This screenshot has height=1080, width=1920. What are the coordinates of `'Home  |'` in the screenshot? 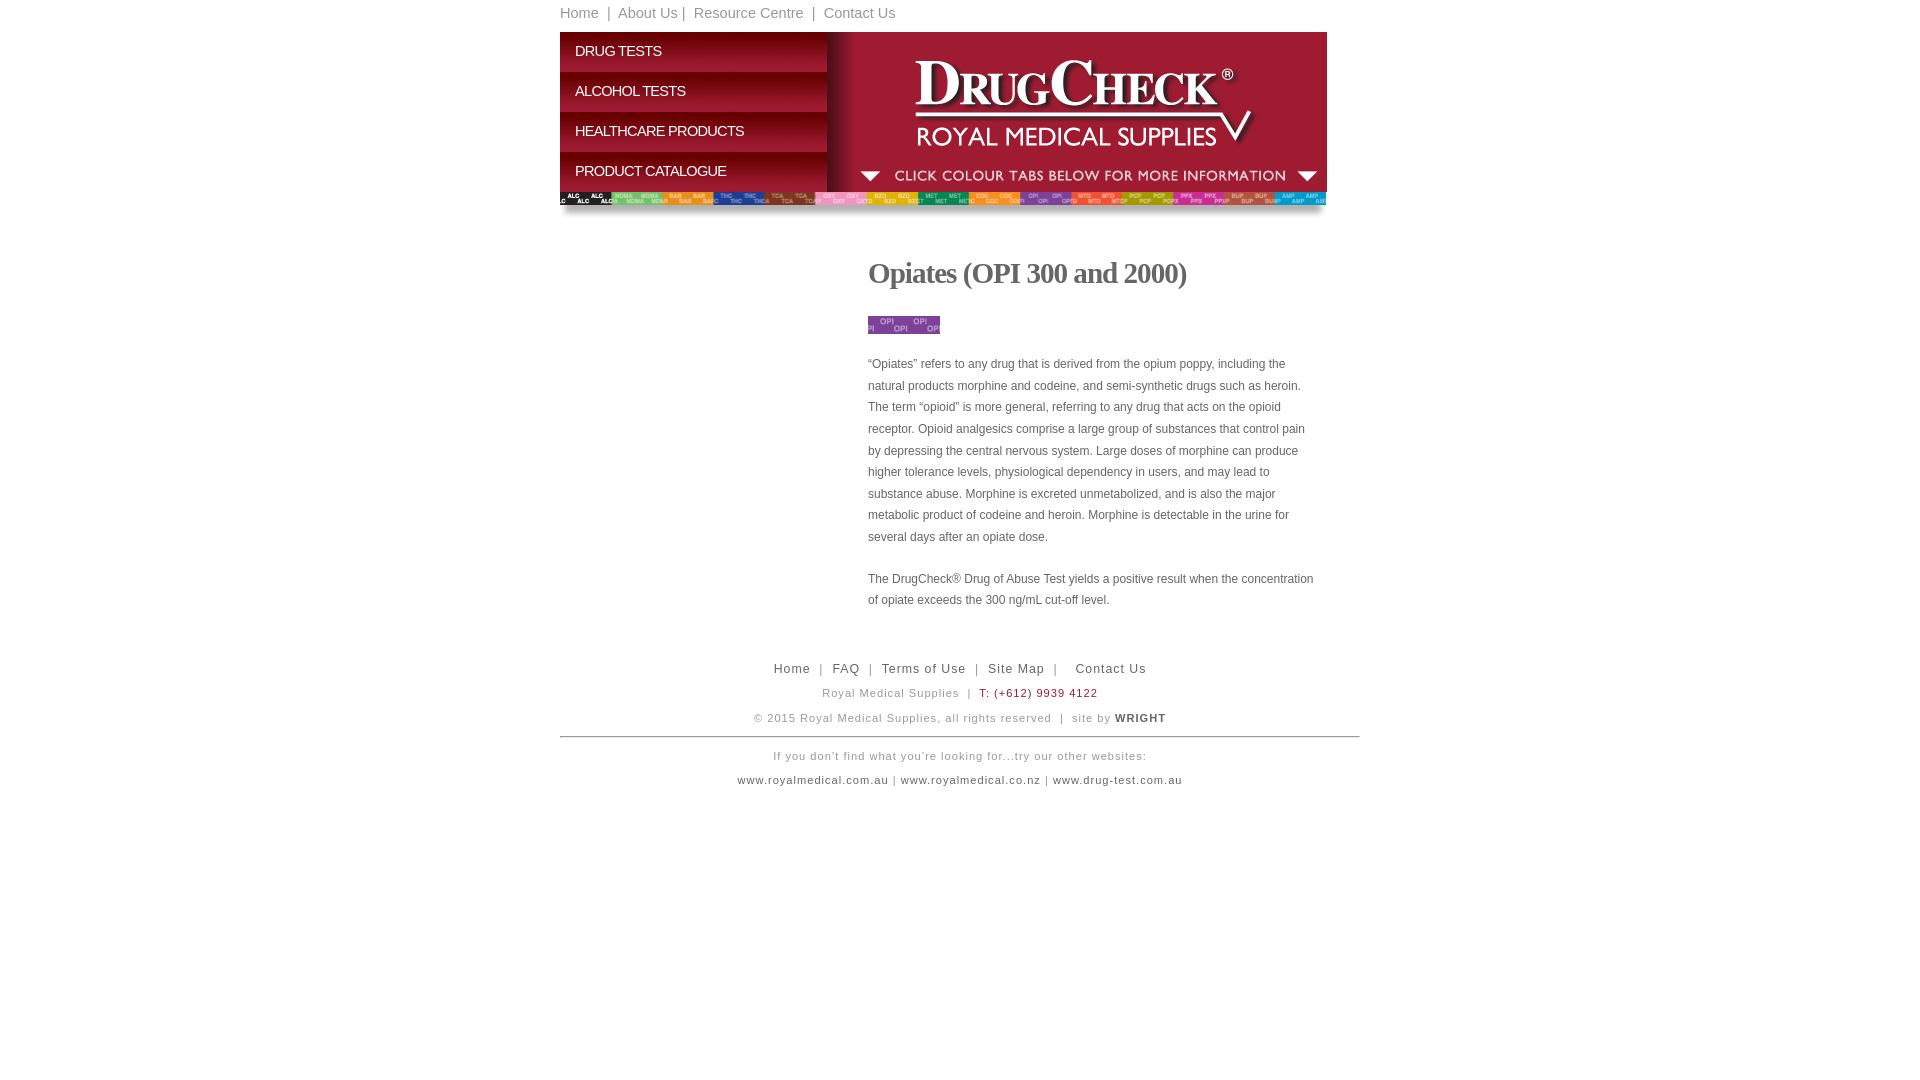 It's located at (584, 12).